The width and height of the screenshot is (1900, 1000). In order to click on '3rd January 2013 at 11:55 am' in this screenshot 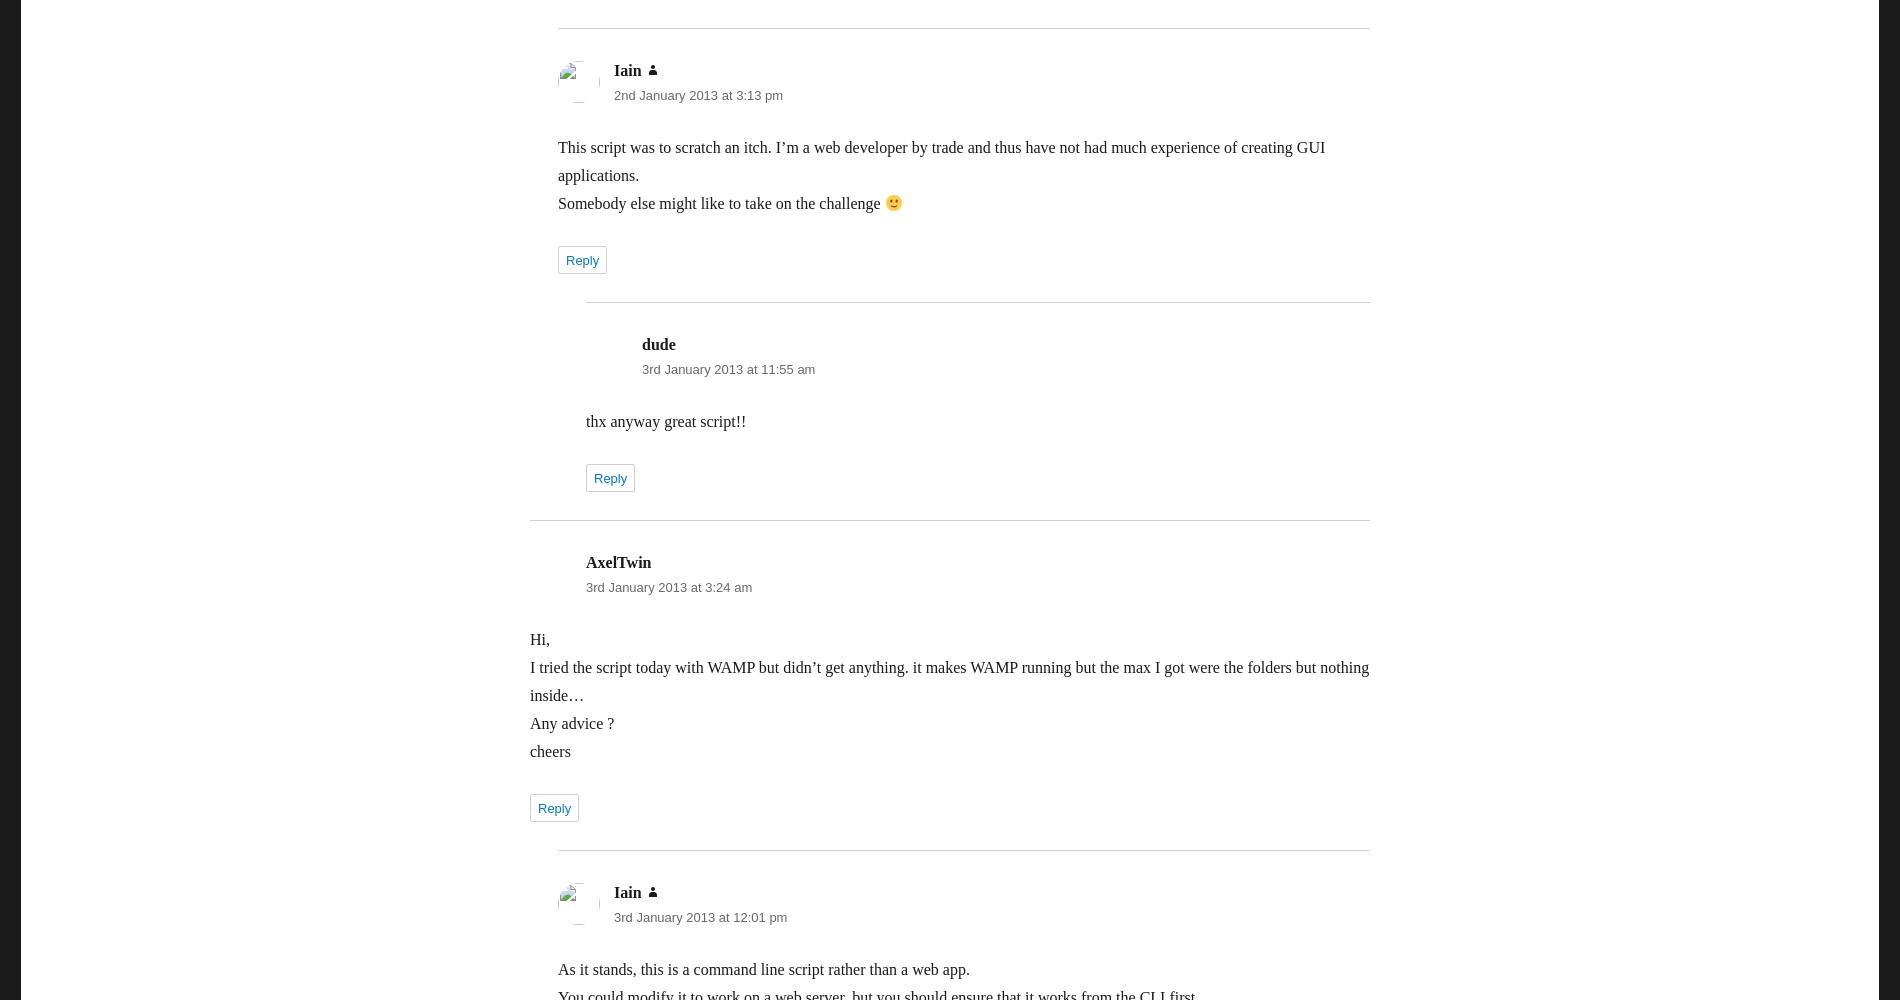, I will do `click(727, 368)`.